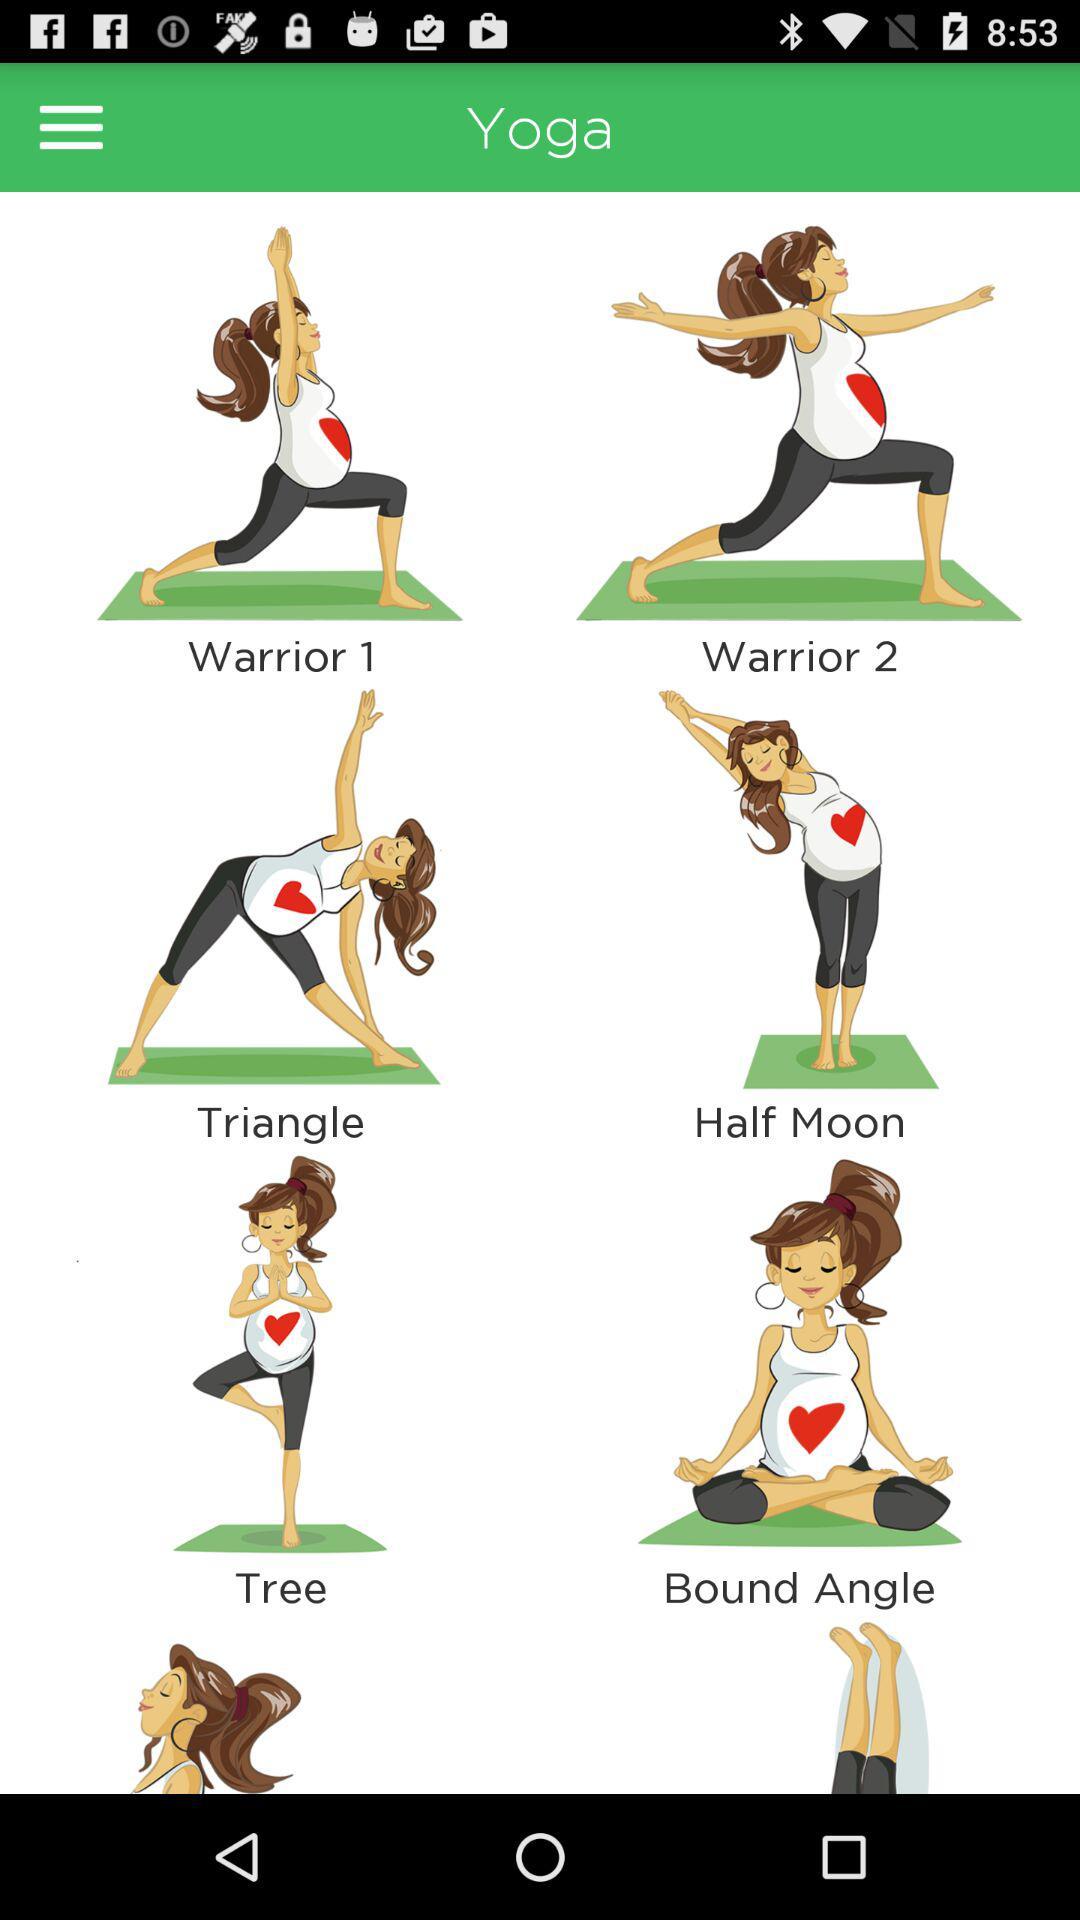  I want to click on see pose, so click(798, 887).